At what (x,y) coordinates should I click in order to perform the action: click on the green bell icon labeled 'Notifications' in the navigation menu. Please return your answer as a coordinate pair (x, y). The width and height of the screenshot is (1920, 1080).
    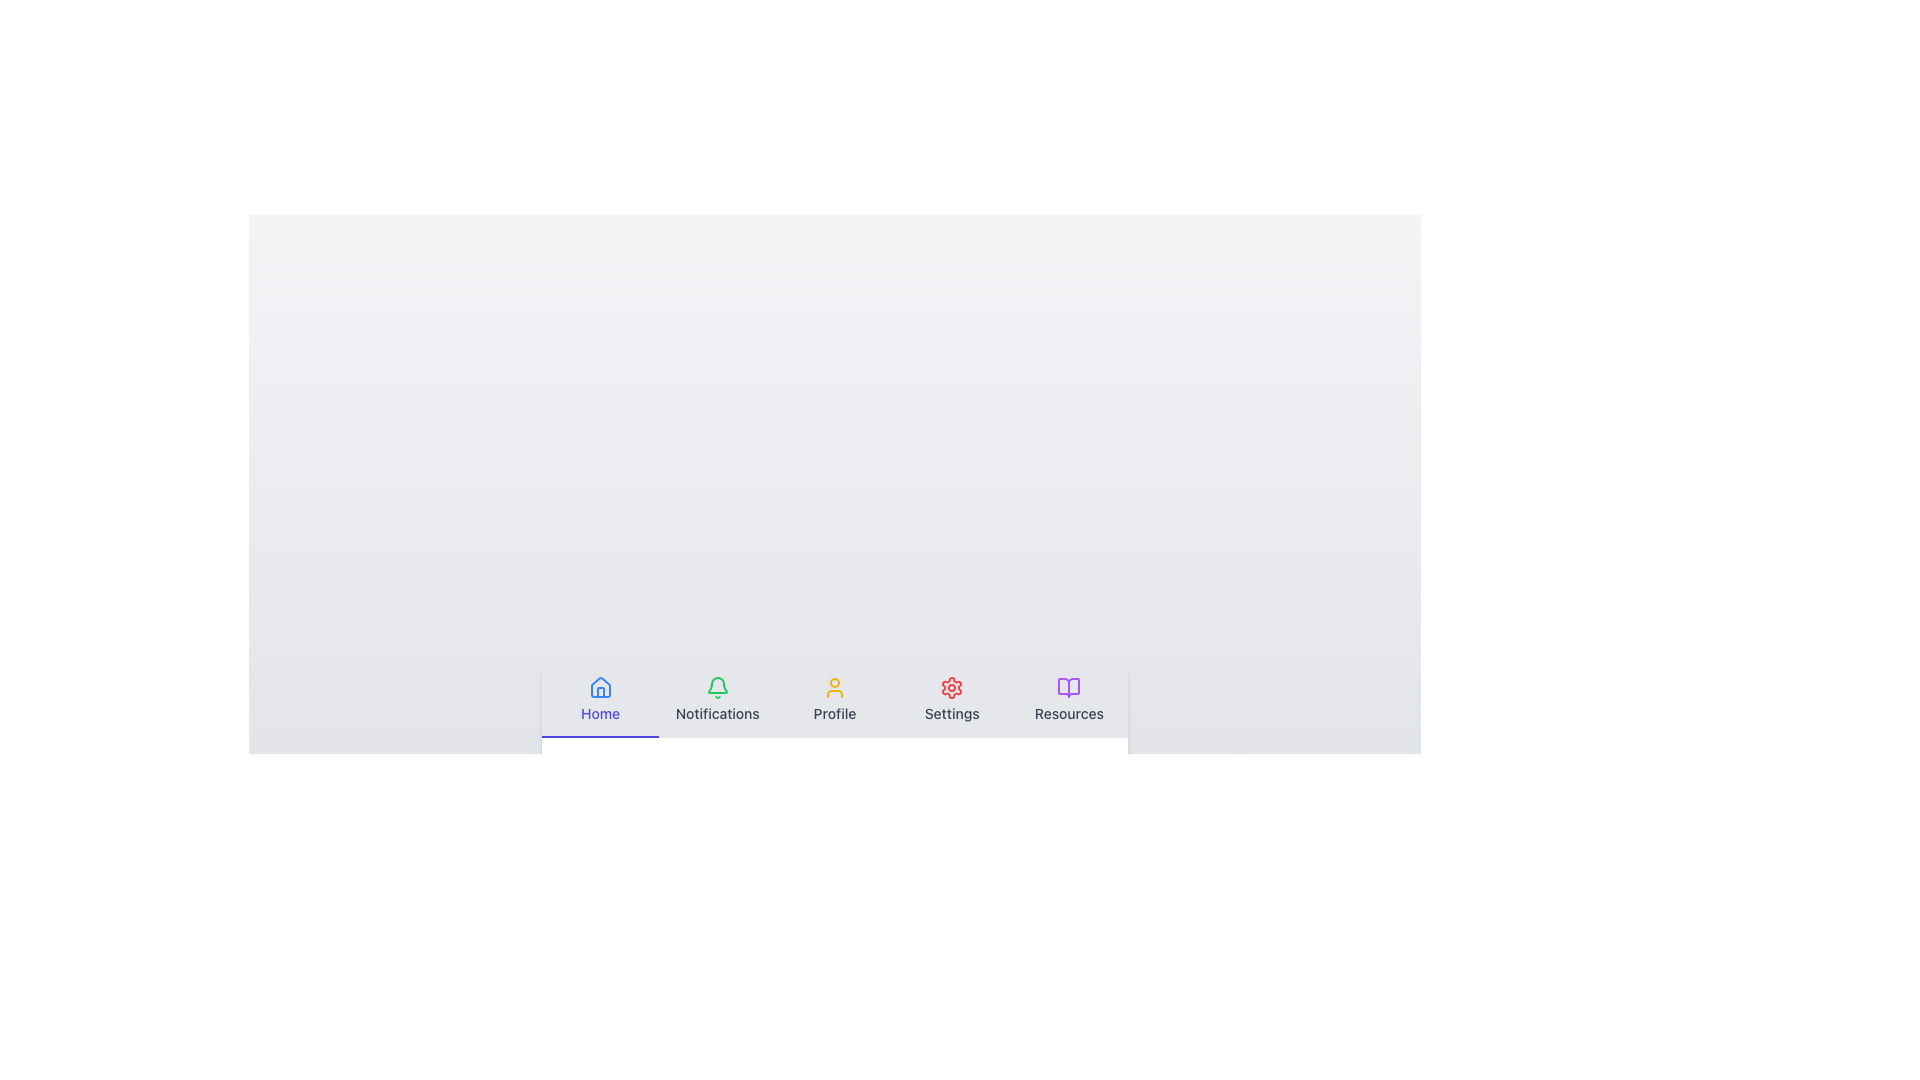
    Looking at the image, I should click on (717, 698).